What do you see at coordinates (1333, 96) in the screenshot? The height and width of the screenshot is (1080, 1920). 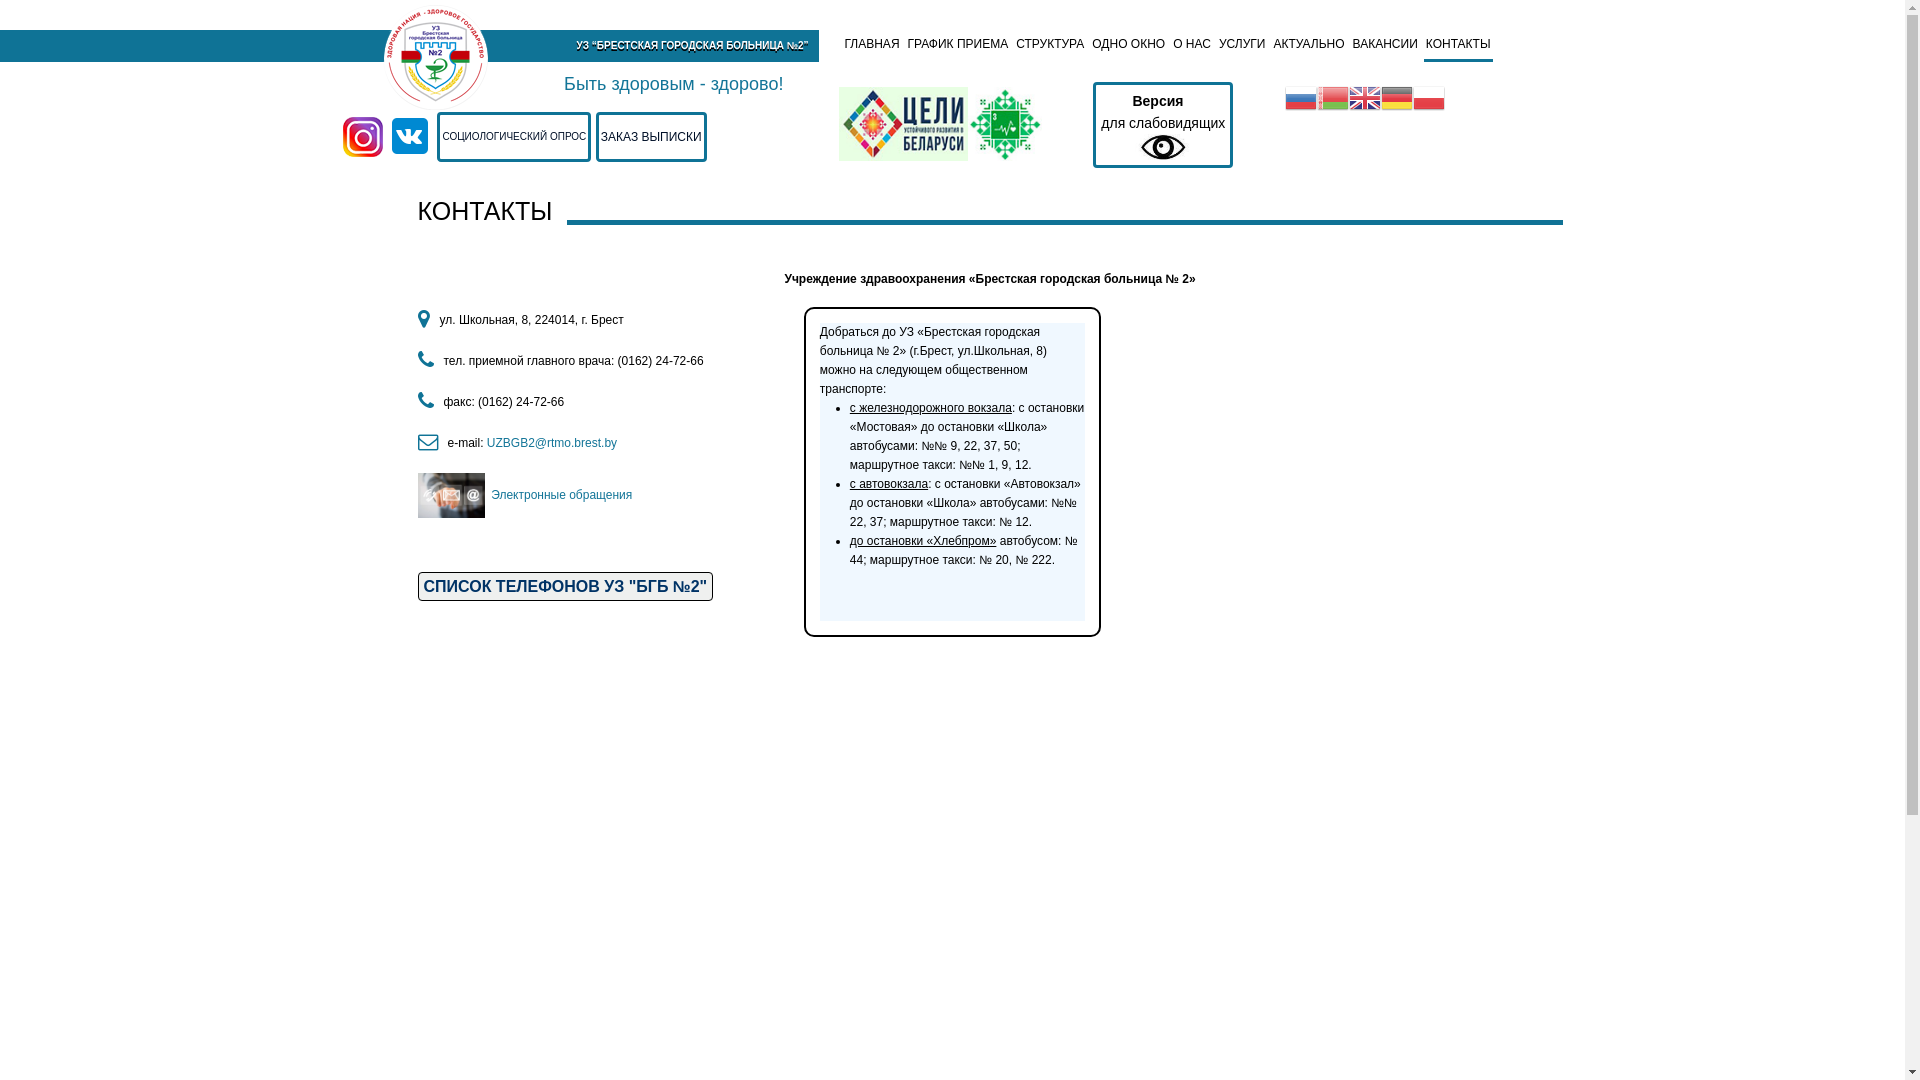 I see `'Belarusian'` at bounding box center [1333, 96].